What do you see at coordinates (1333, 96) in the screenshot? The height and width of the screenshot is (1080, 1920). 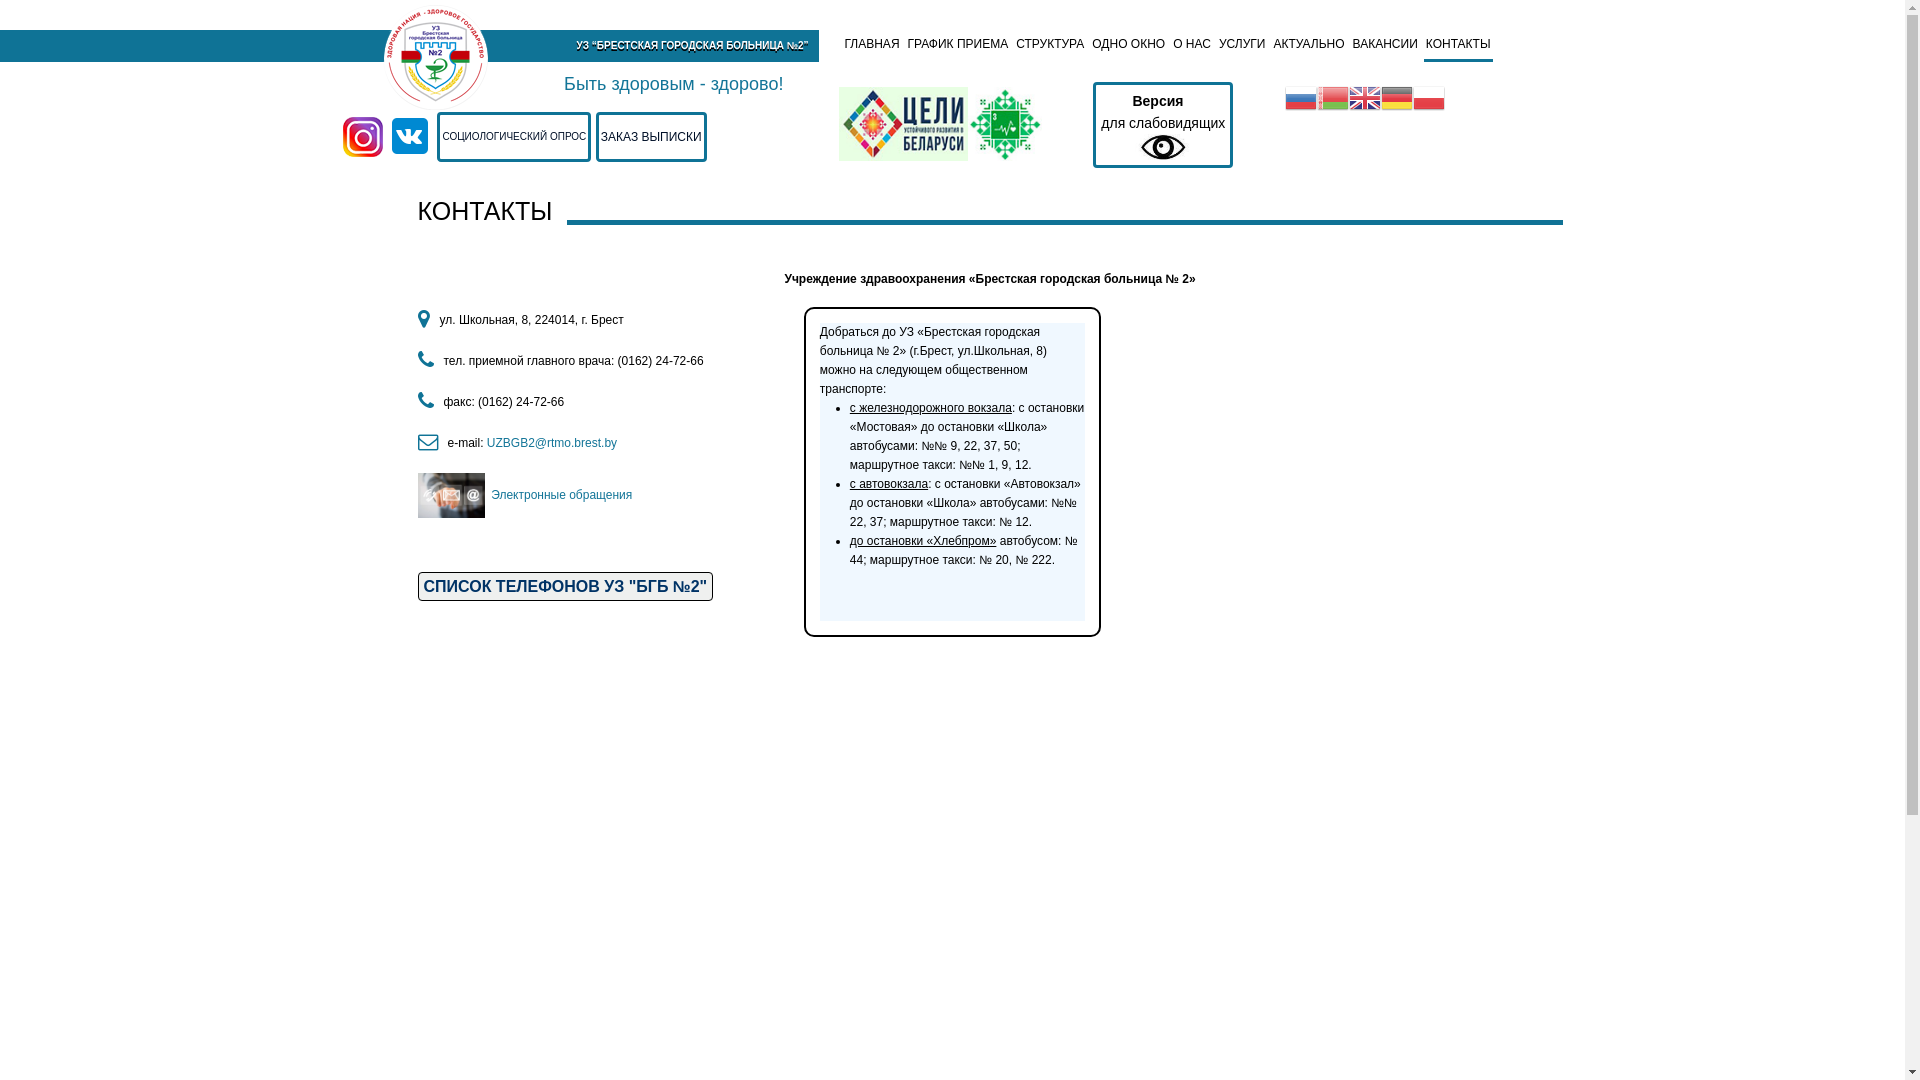 I see `'Belarusian'` at bounding box center [1333, 96].